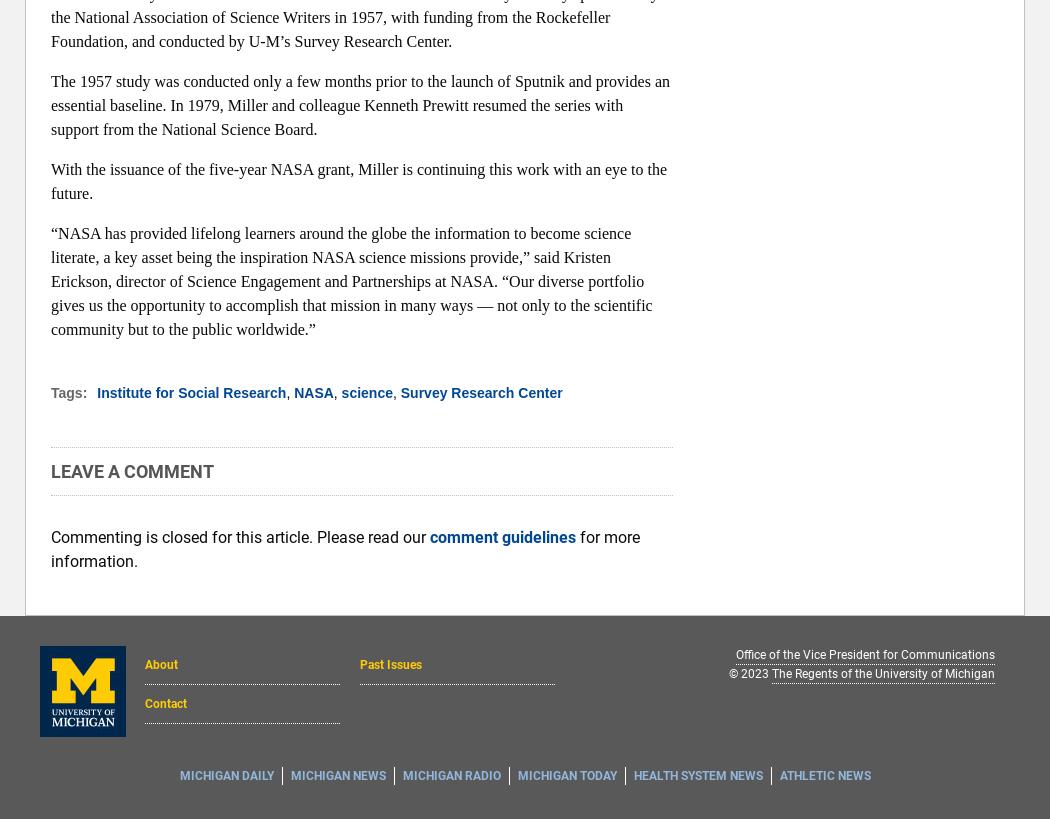  I want to click on 'The 1957 study was conducted only a few months prior to the launch of Sputnik and provides an essential baseline. In 1979, Miller and colleague Kenneth Prewitt resumed the series with support from the National Science Board.', so click(359, 105).